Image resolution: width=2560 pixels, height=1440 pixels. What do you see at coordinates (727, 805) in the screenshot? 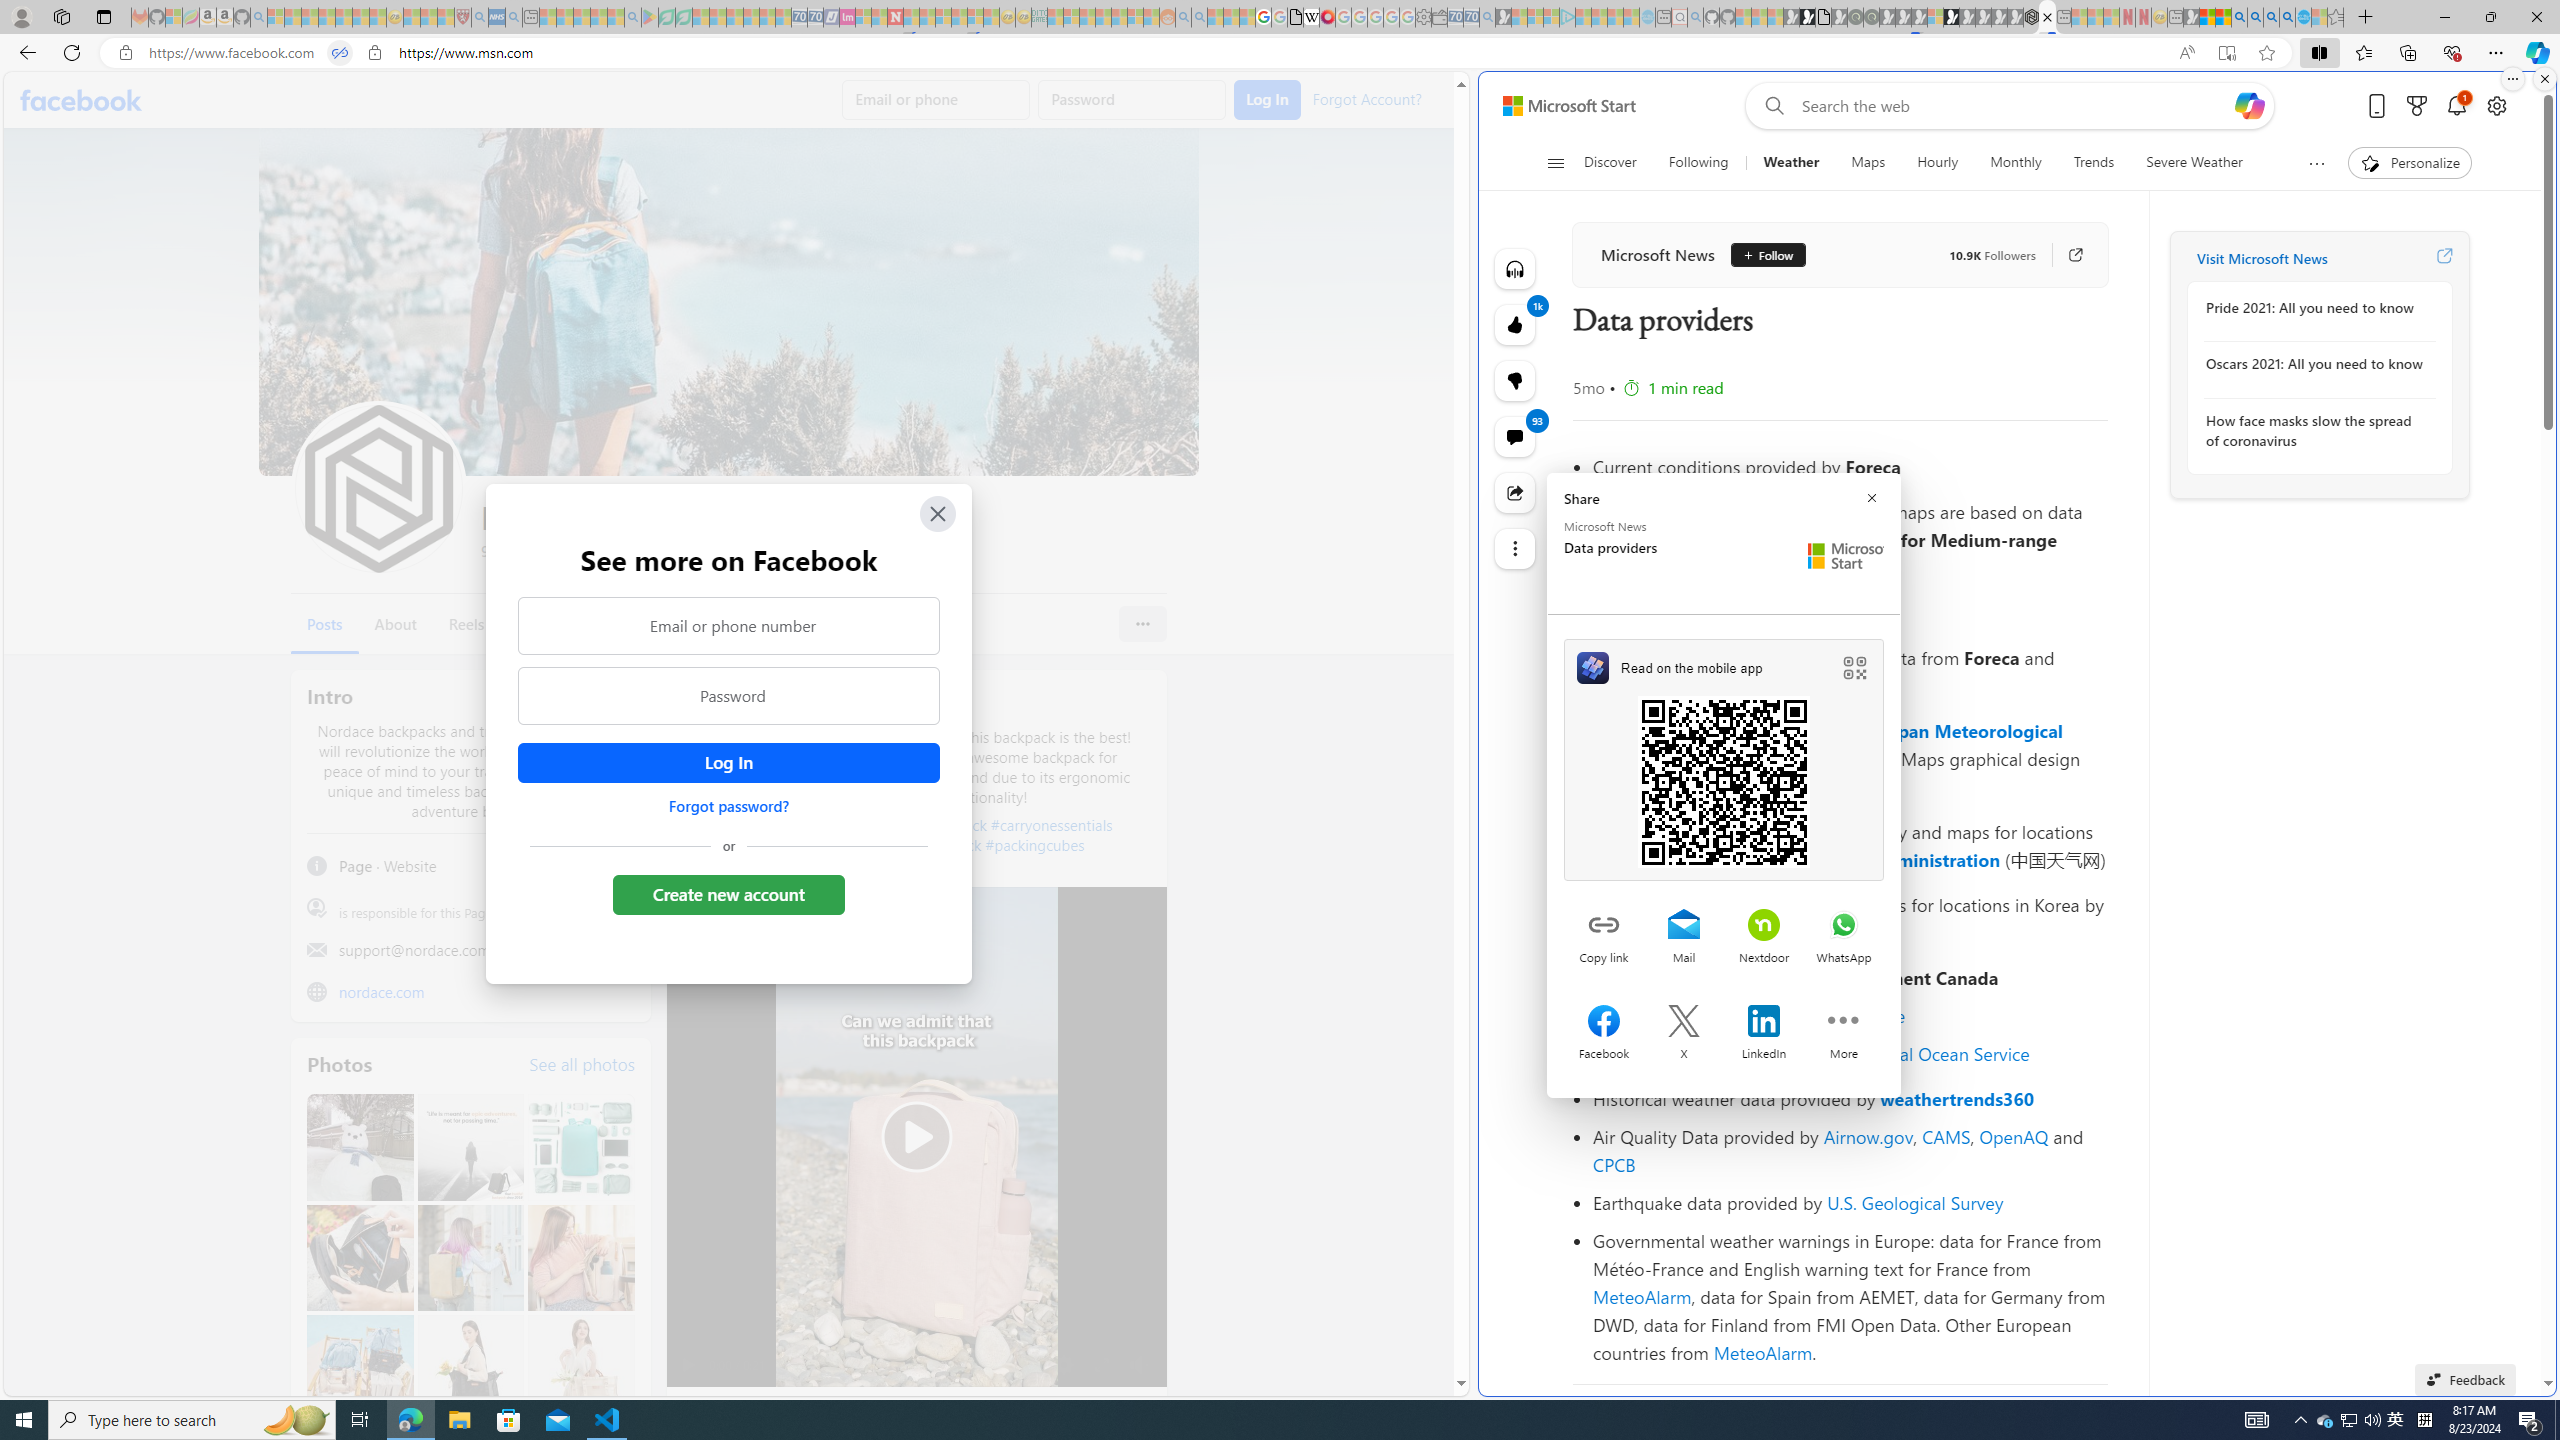
I see `'Forgot password?'` at bounding box center [727, 805].